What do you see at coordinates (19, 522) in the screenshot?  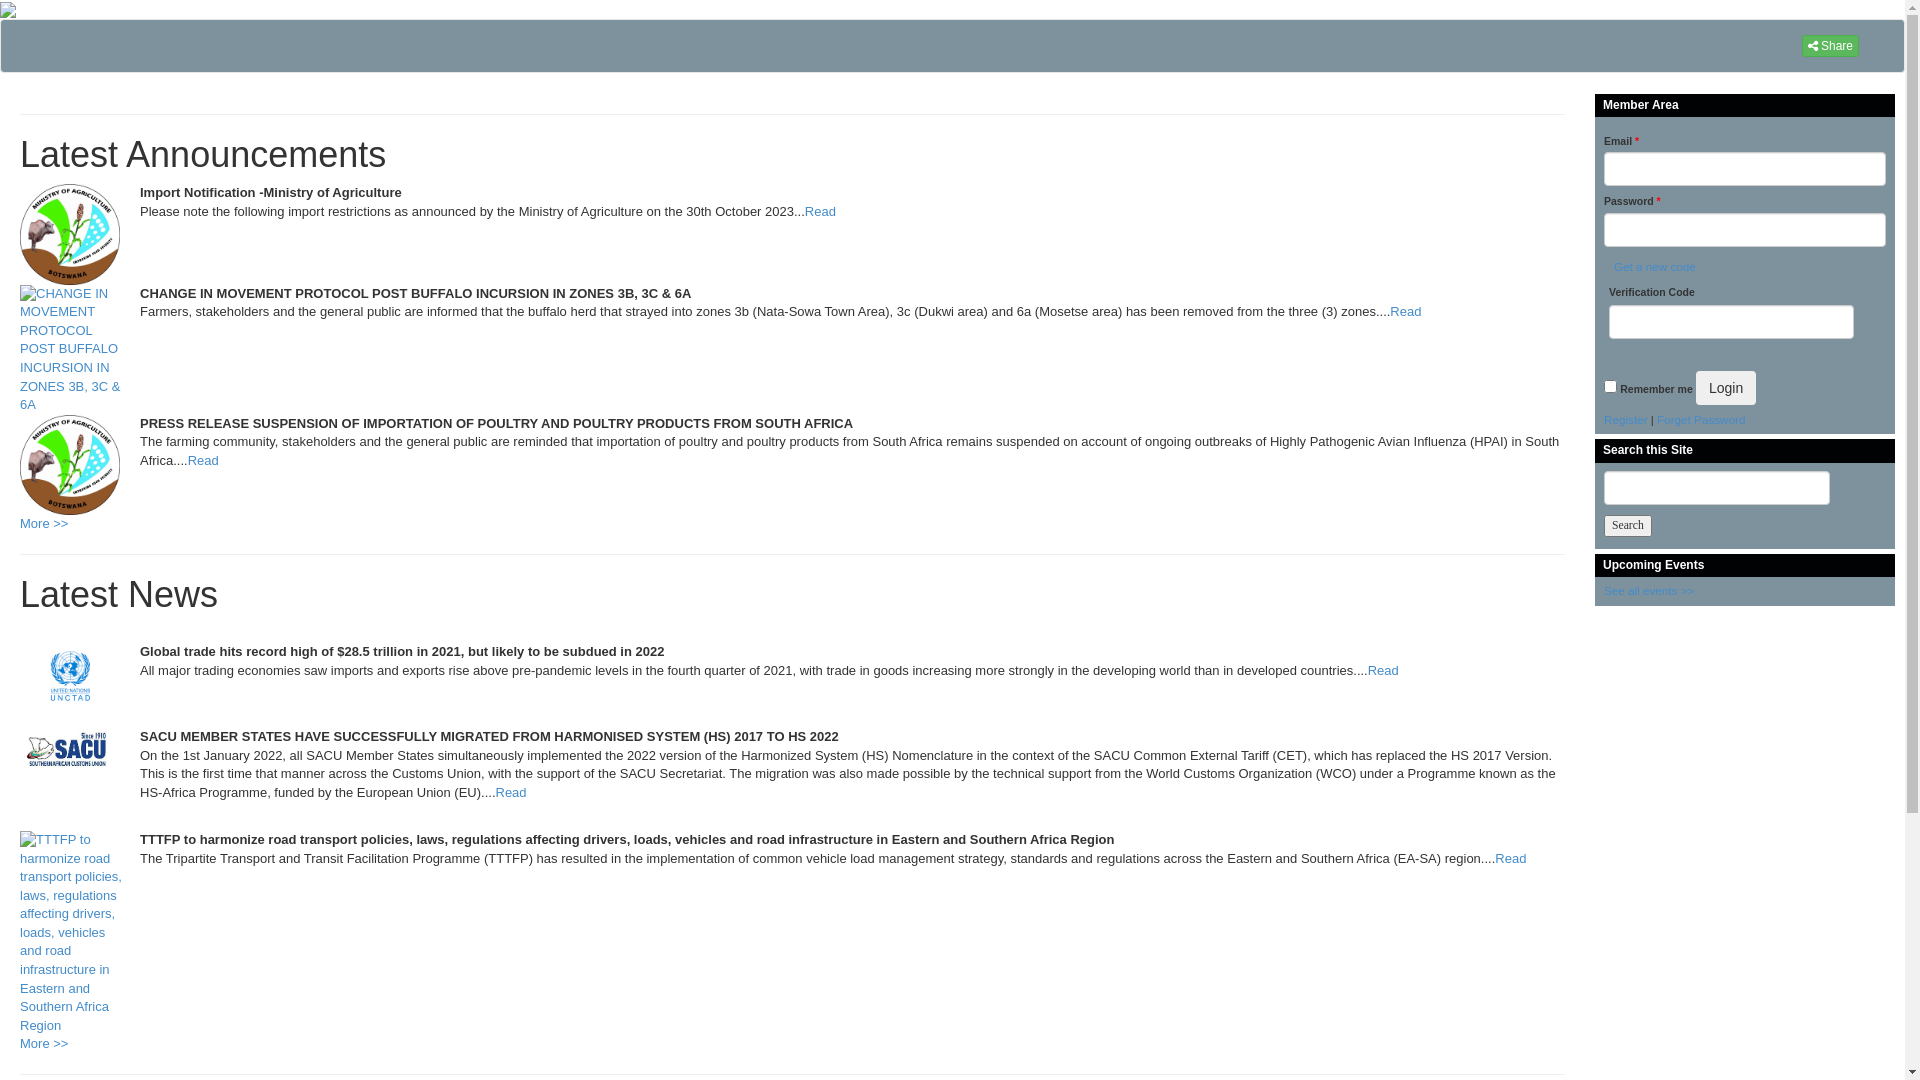 I see `'More >>'` at bounding box center [19, 522].